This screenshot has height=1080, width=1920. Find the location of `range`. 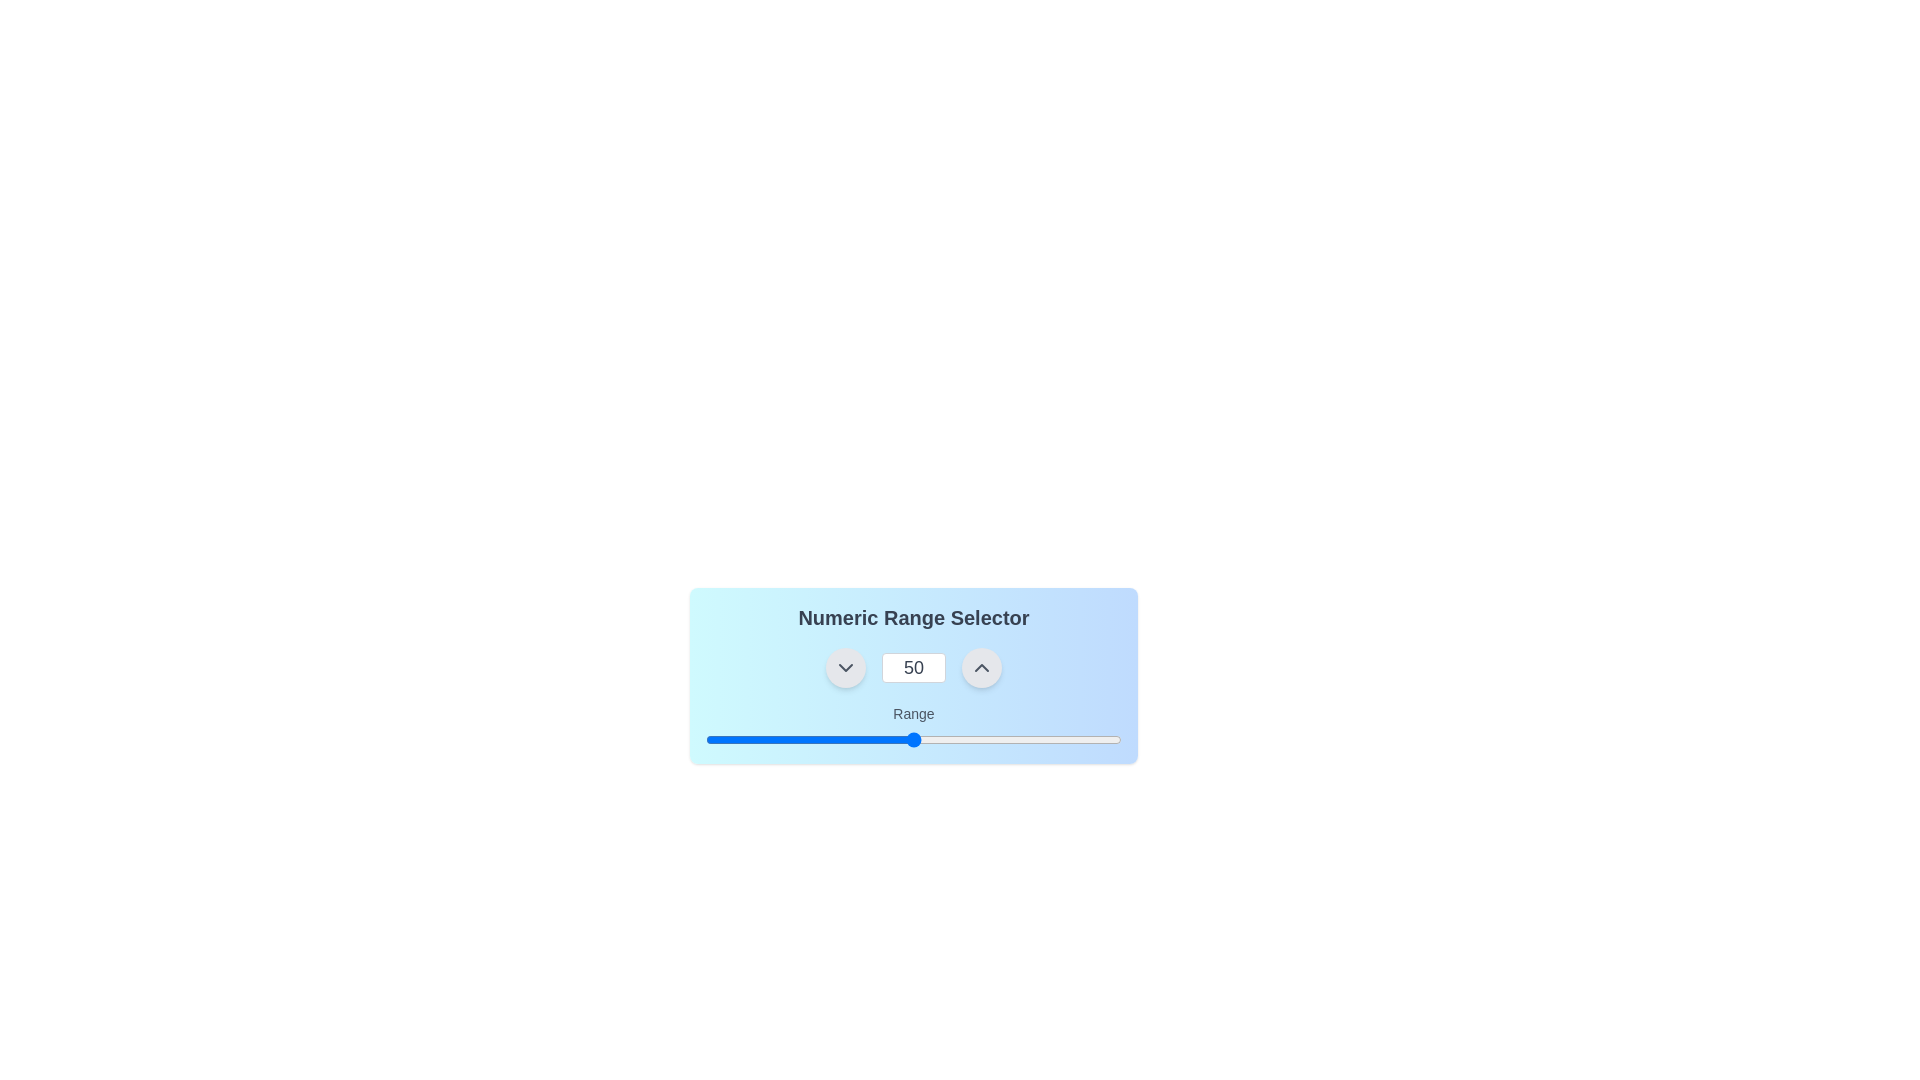

range is located at coordinates (810, 740).